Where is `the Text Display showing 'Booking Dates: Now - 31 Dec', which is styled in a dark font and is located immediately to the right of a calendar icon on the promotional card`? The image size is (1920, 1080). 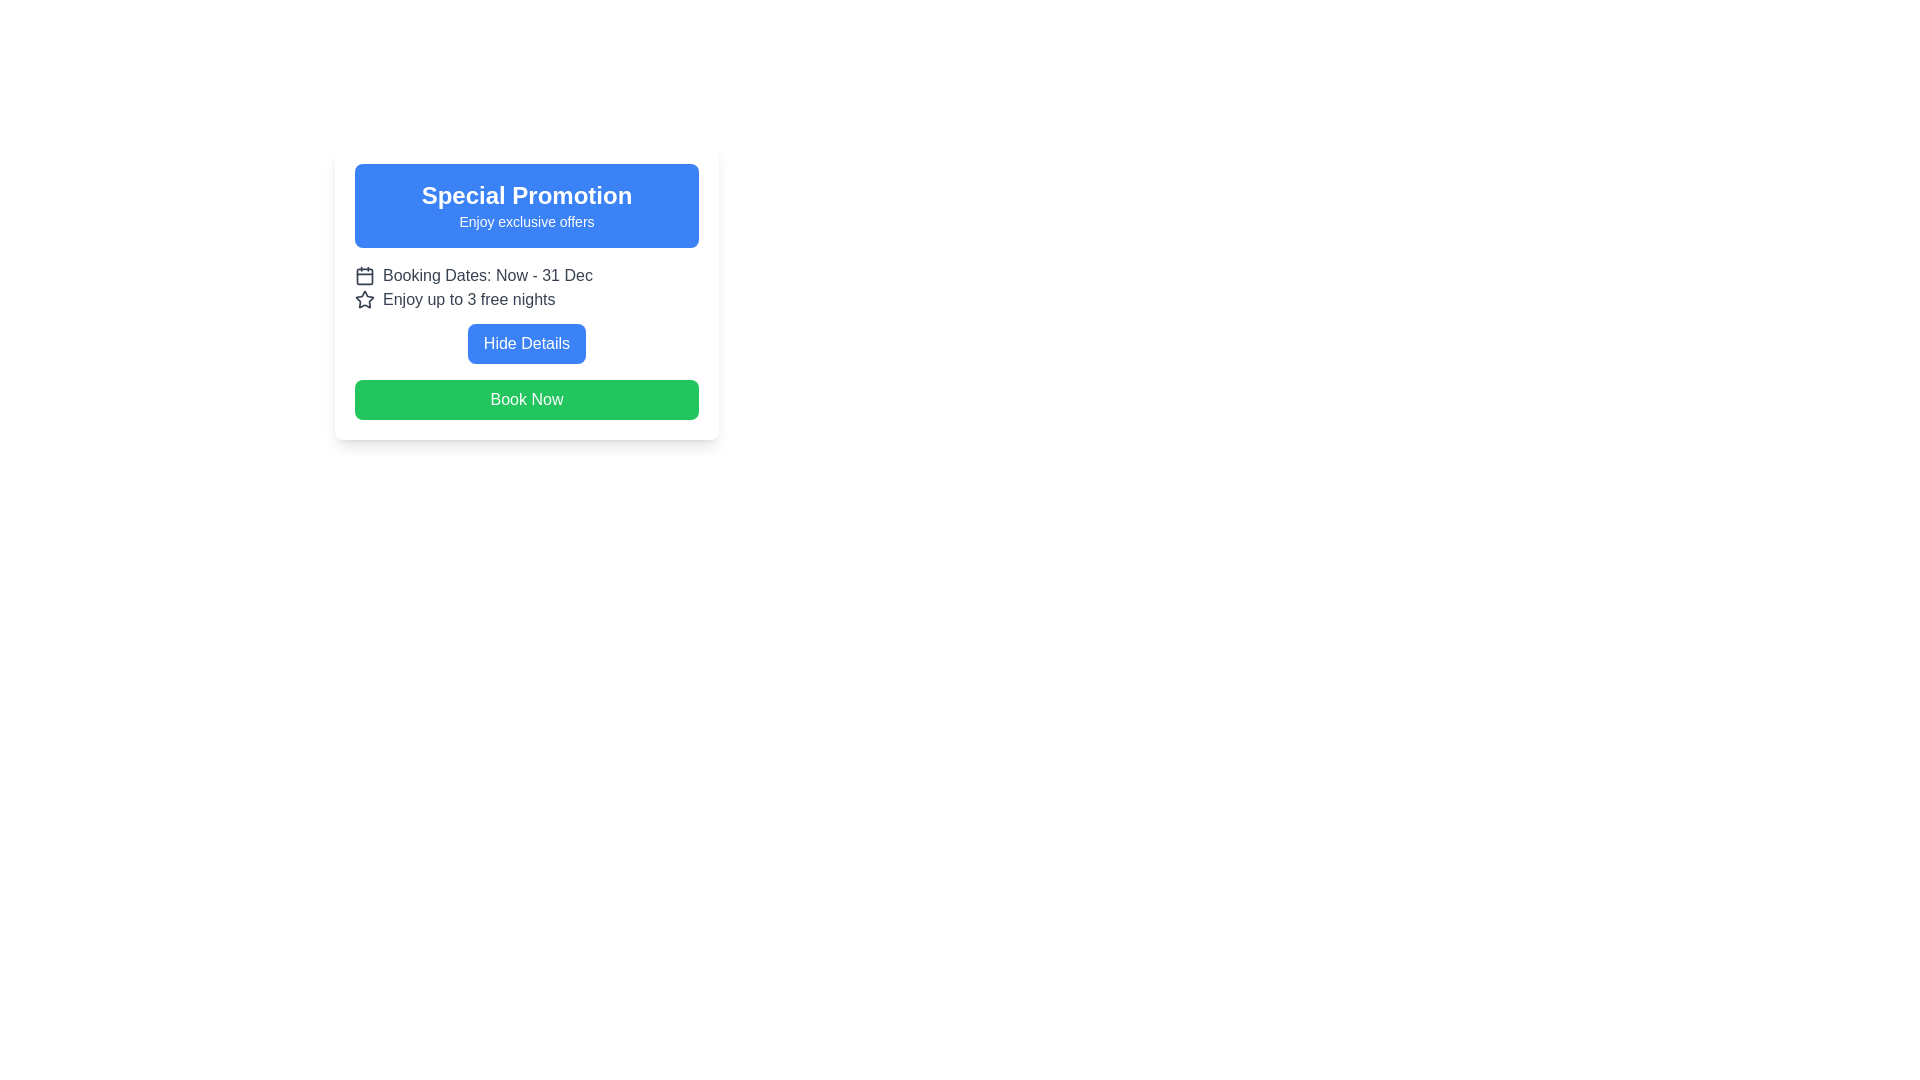 the Text Display showing 'Booking Dates: Now - 31 Dec', which is styled in a dark font and is located immediately to the right of a calendar icon on the promotional card is located at coordinates (487, 276).